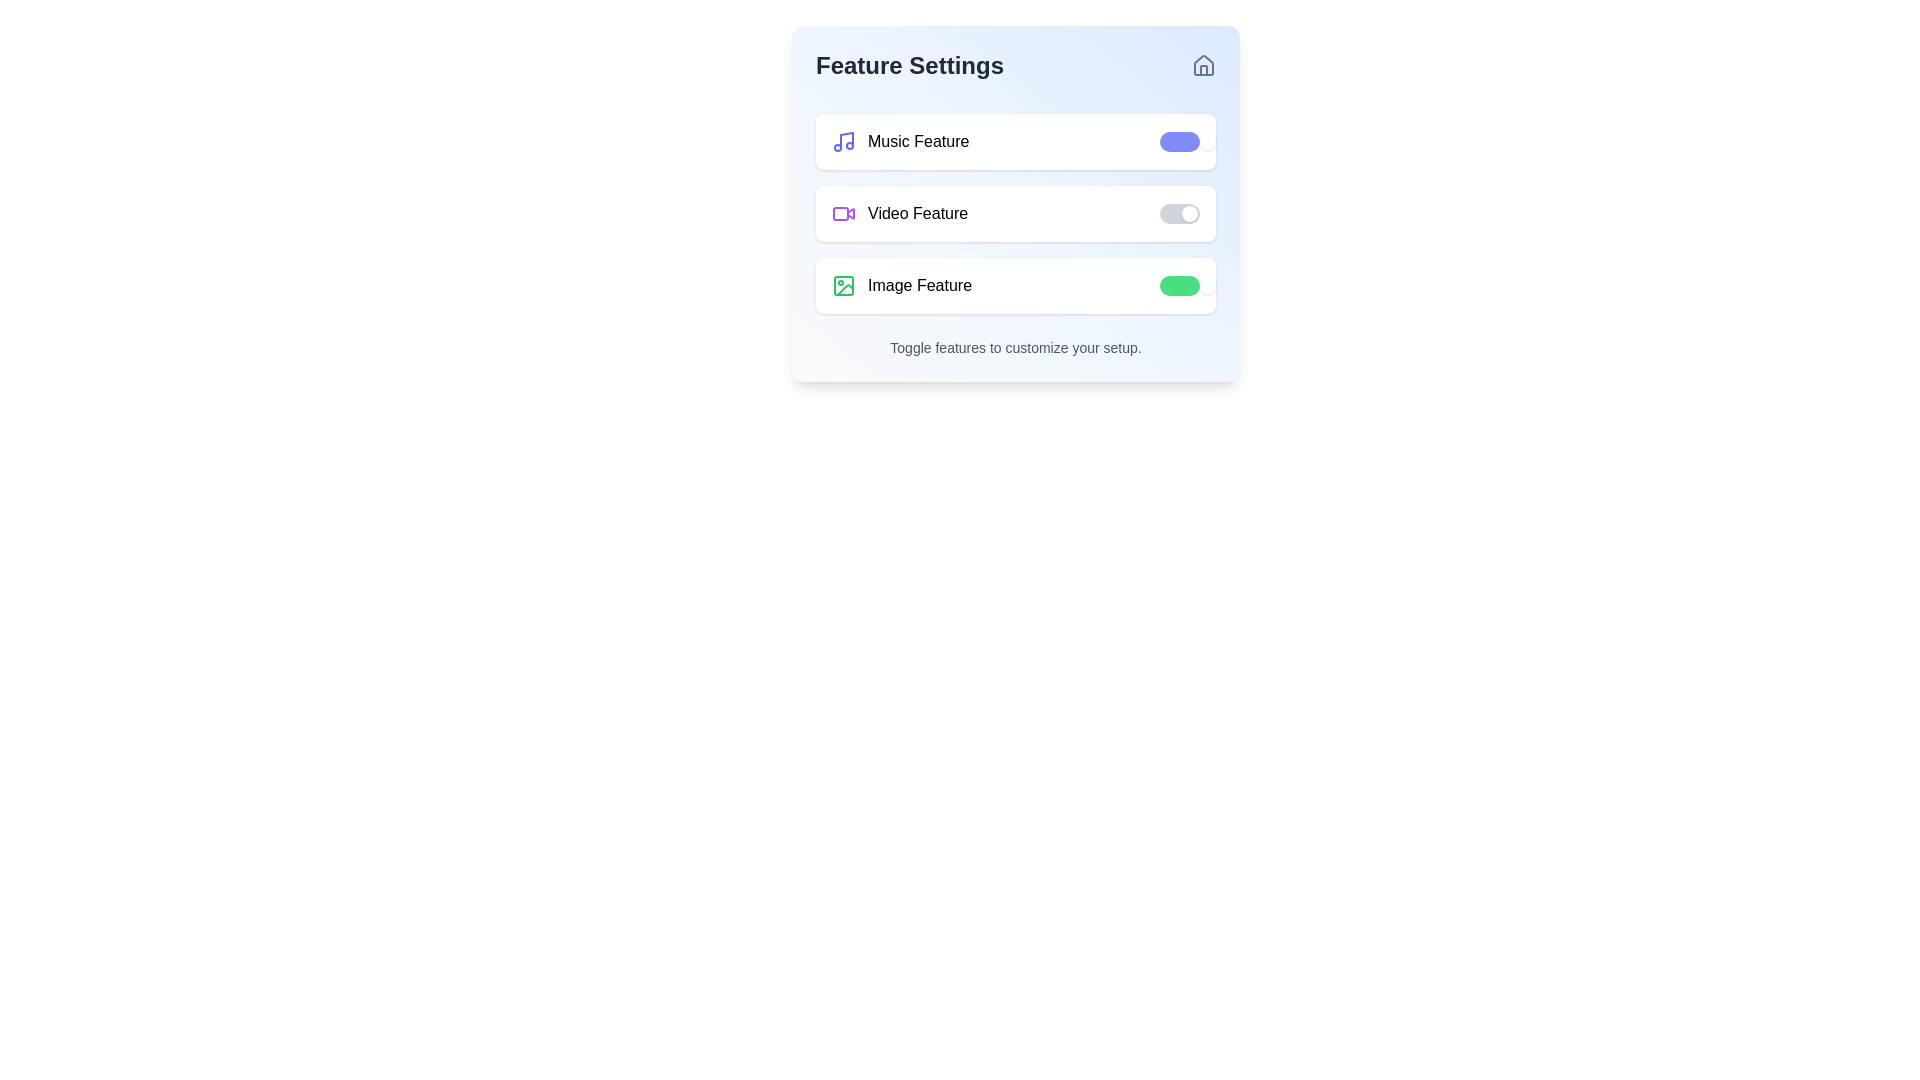  Describe the element at coordinates (1180, 285) in the screenshot. I see `the toggle switch located at the far right of the 'Image Feature' row in the settings section to switch it OFF` at that location.